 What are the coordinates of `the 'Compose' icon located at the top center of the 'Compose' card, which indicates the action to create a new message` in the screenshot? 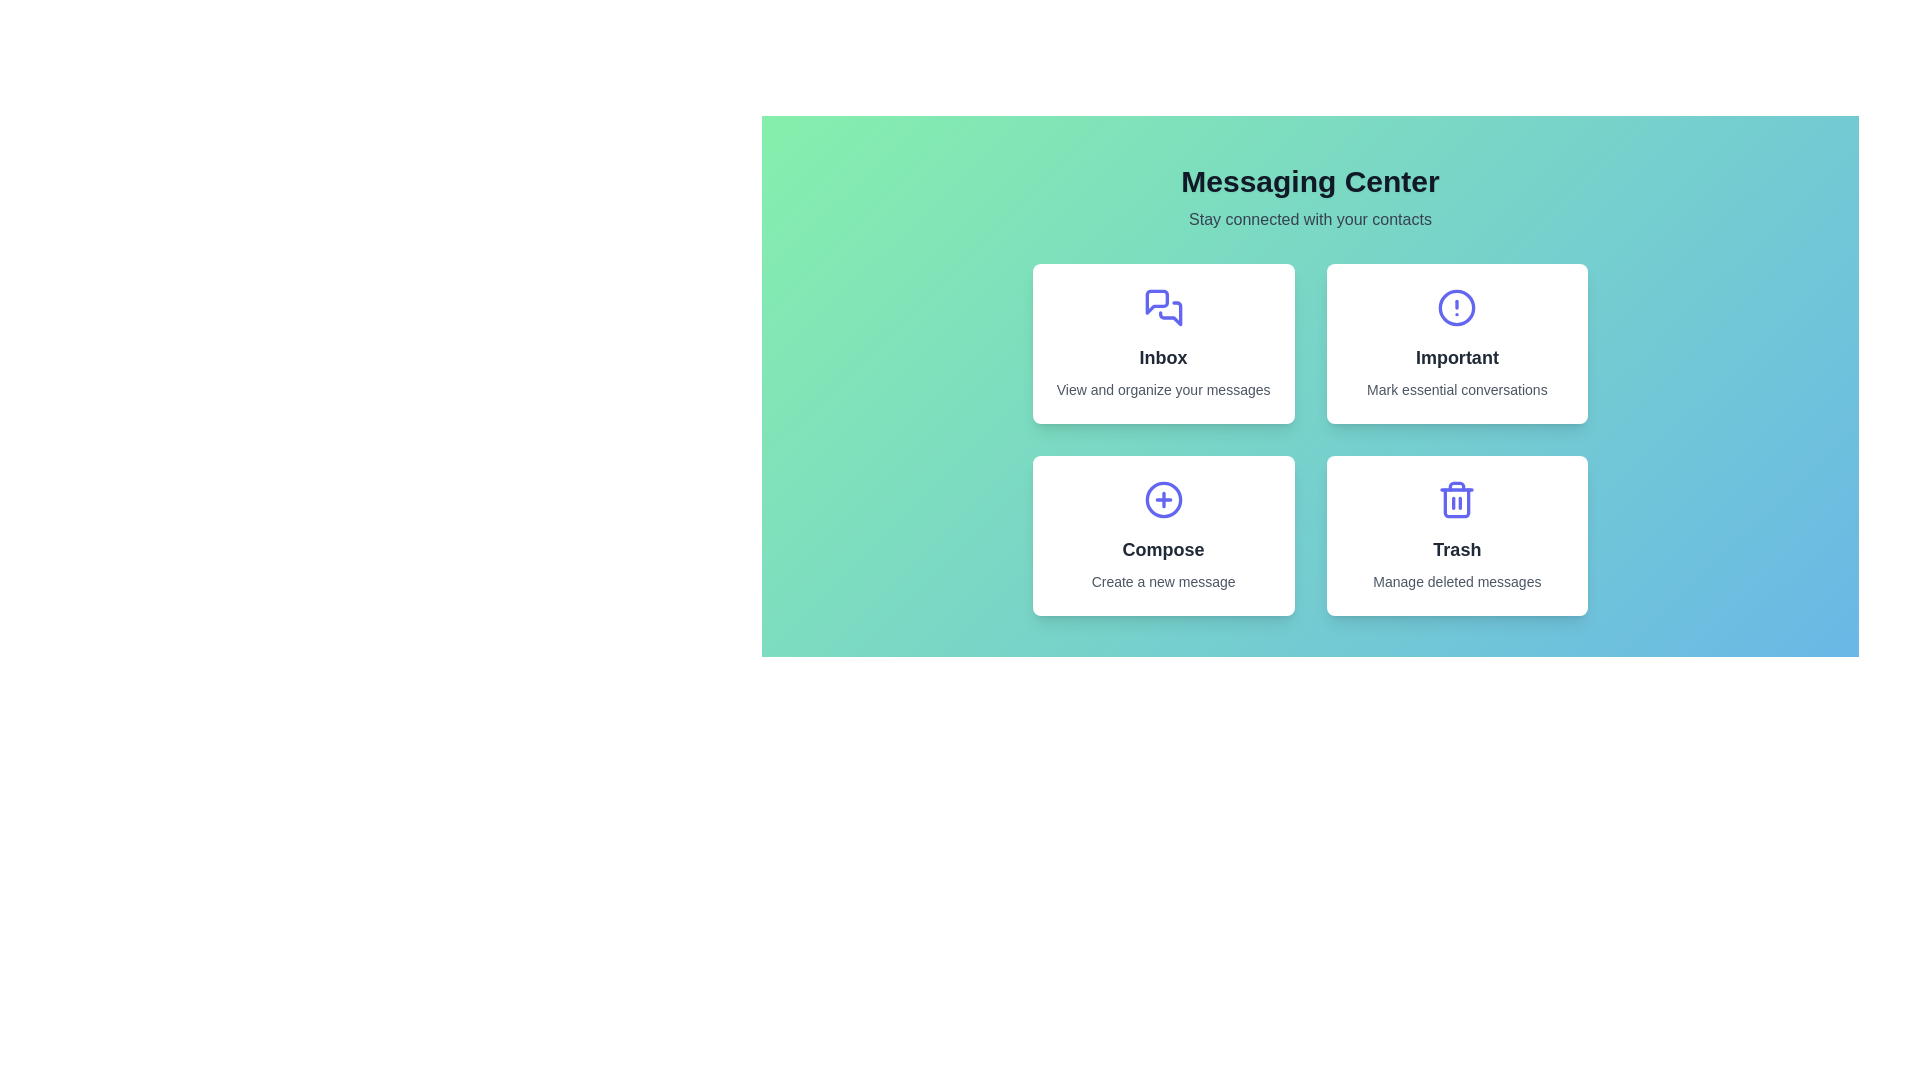 It's located at (1163, 499).